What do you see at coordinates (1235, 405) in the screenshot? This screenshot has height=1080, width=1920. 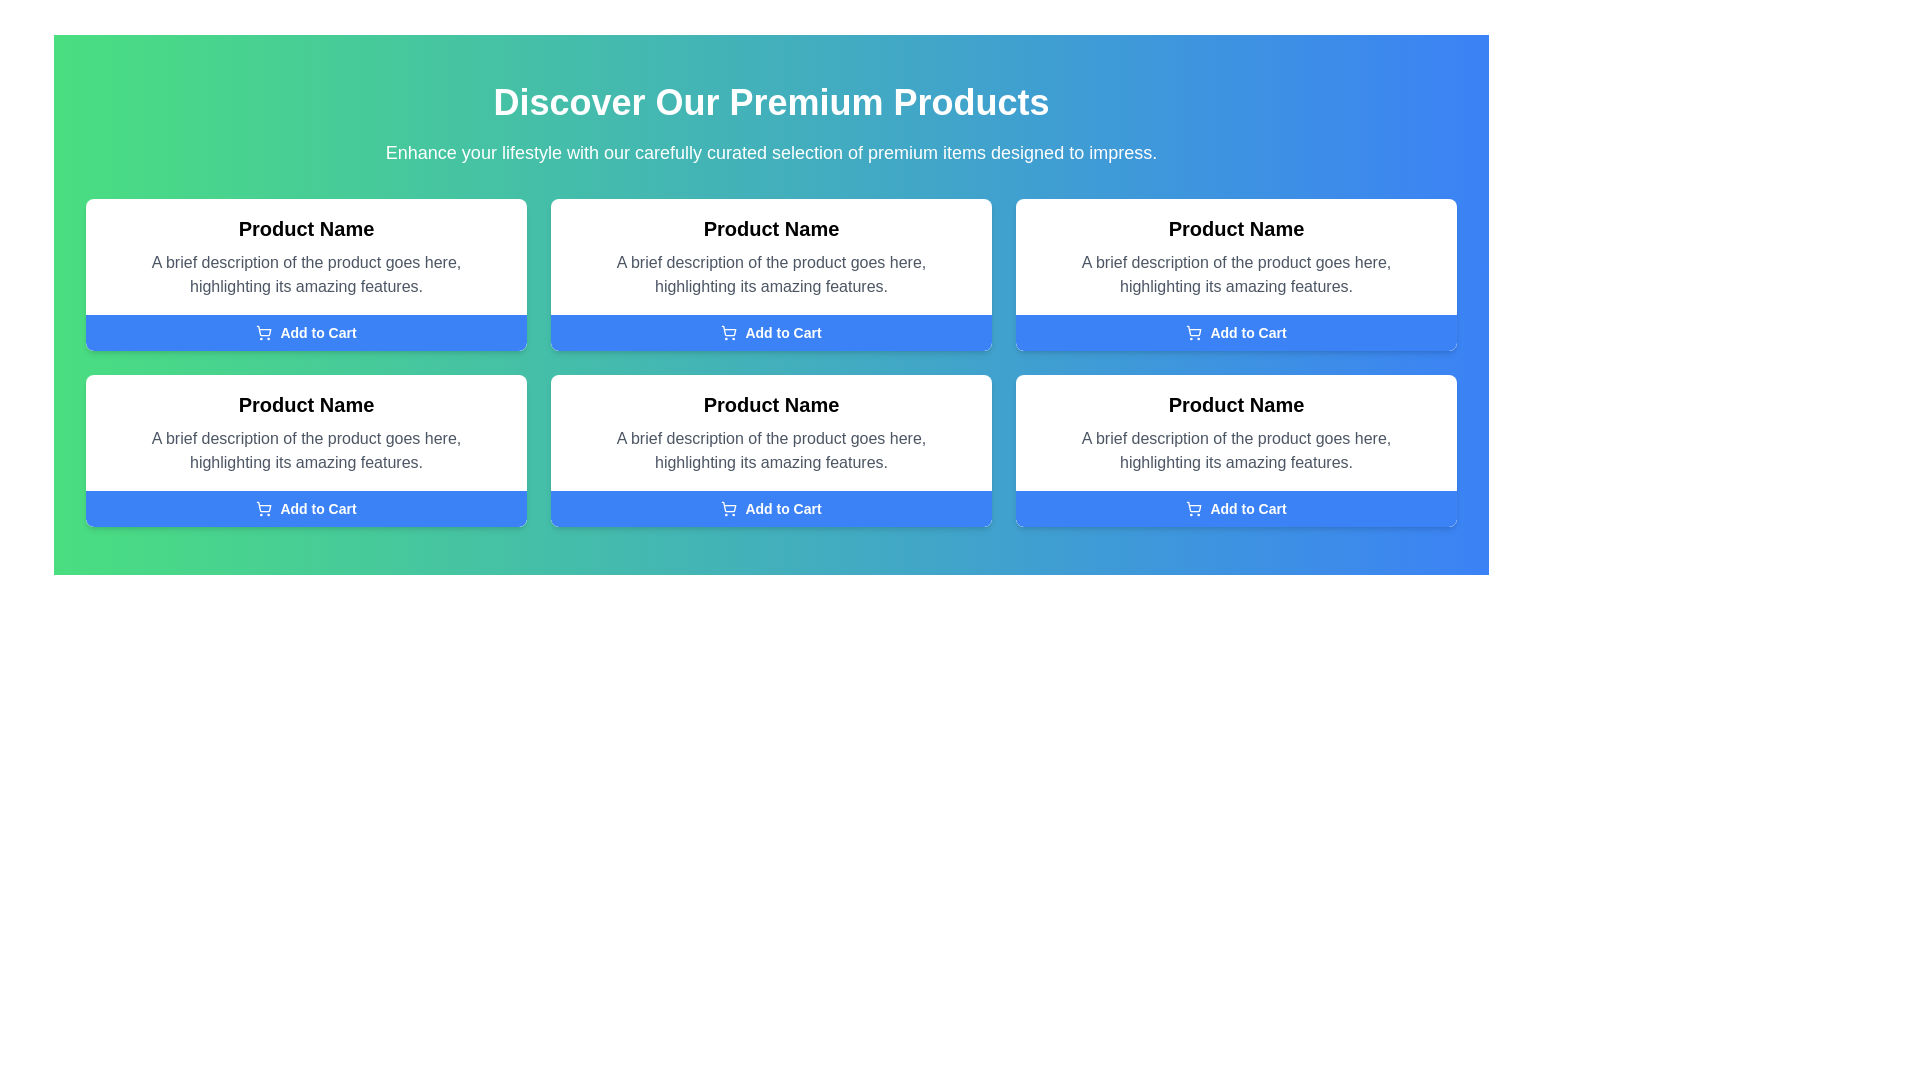 I see `the bold text block that reads 'Product Name', located at the top of the bottom-right card in a grid layout of six cards` at bounding box center [1235, 405].